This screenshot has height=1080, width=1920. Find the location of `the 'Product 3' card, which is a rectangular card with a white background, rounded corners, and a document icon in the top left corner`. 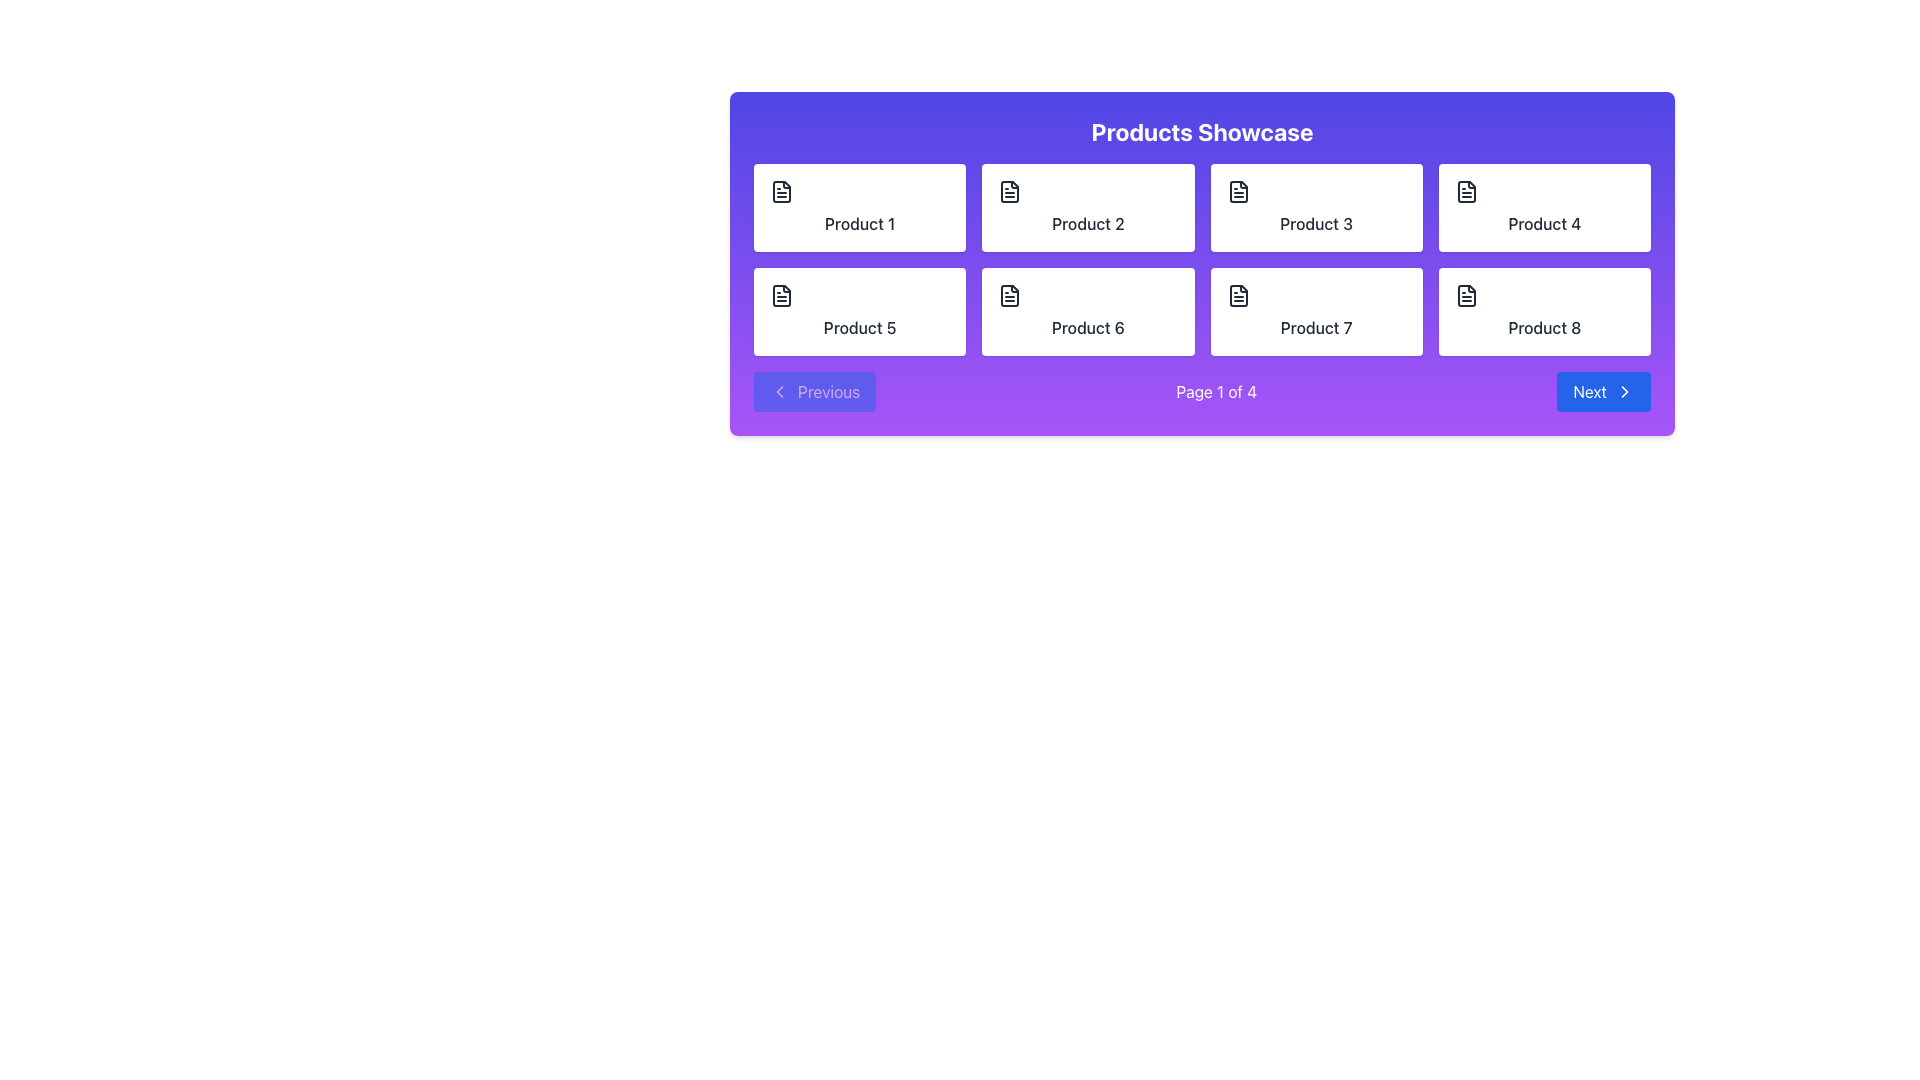

the 'Product 3' card, which is a rectangular card with a white background, rounded corners, and a document icon in the top left corner is located at coordinates (1316, 208).